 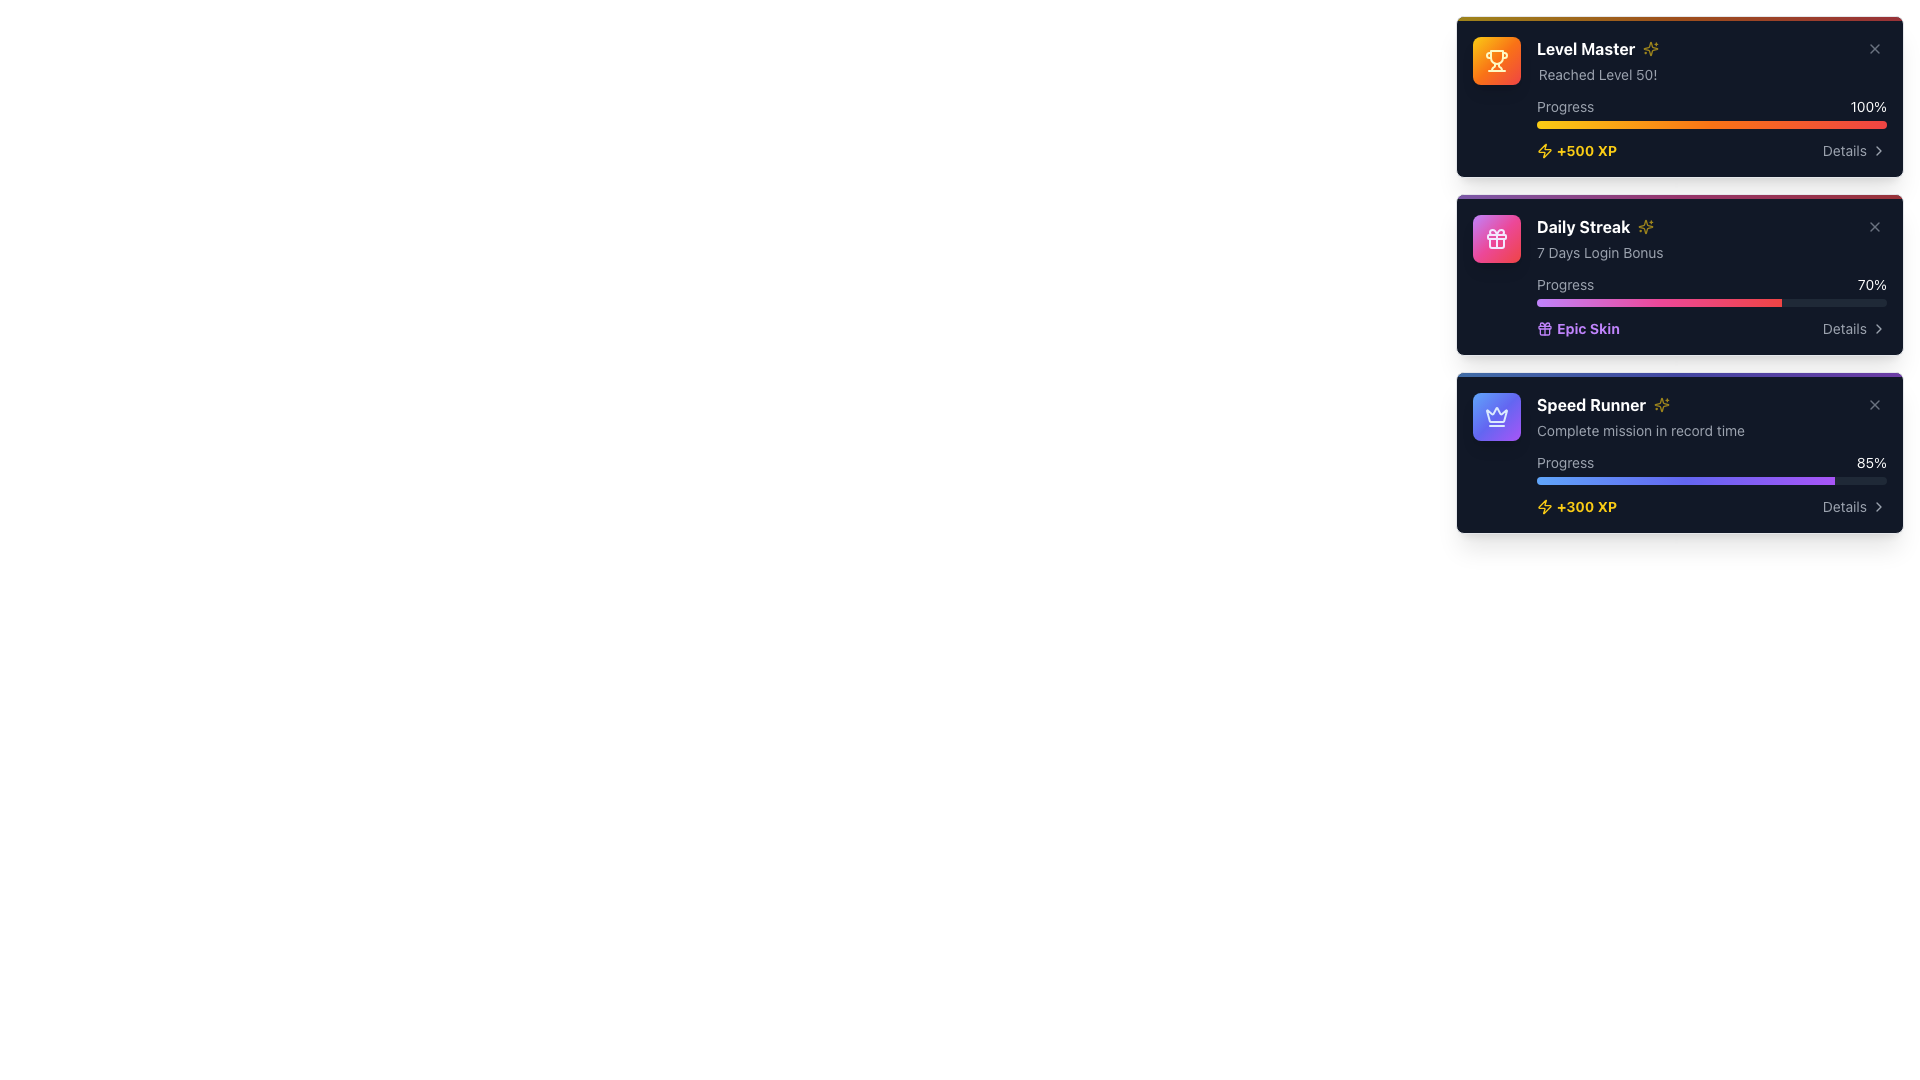 What do you see at coordinates (1544, 505) in the screenshot?
I see `the small lightning icon with a bold yellow outline, which is located next to the '+300 XP' label in the 'Speed Runner' achievement row` at bounding box center [1544, 505].